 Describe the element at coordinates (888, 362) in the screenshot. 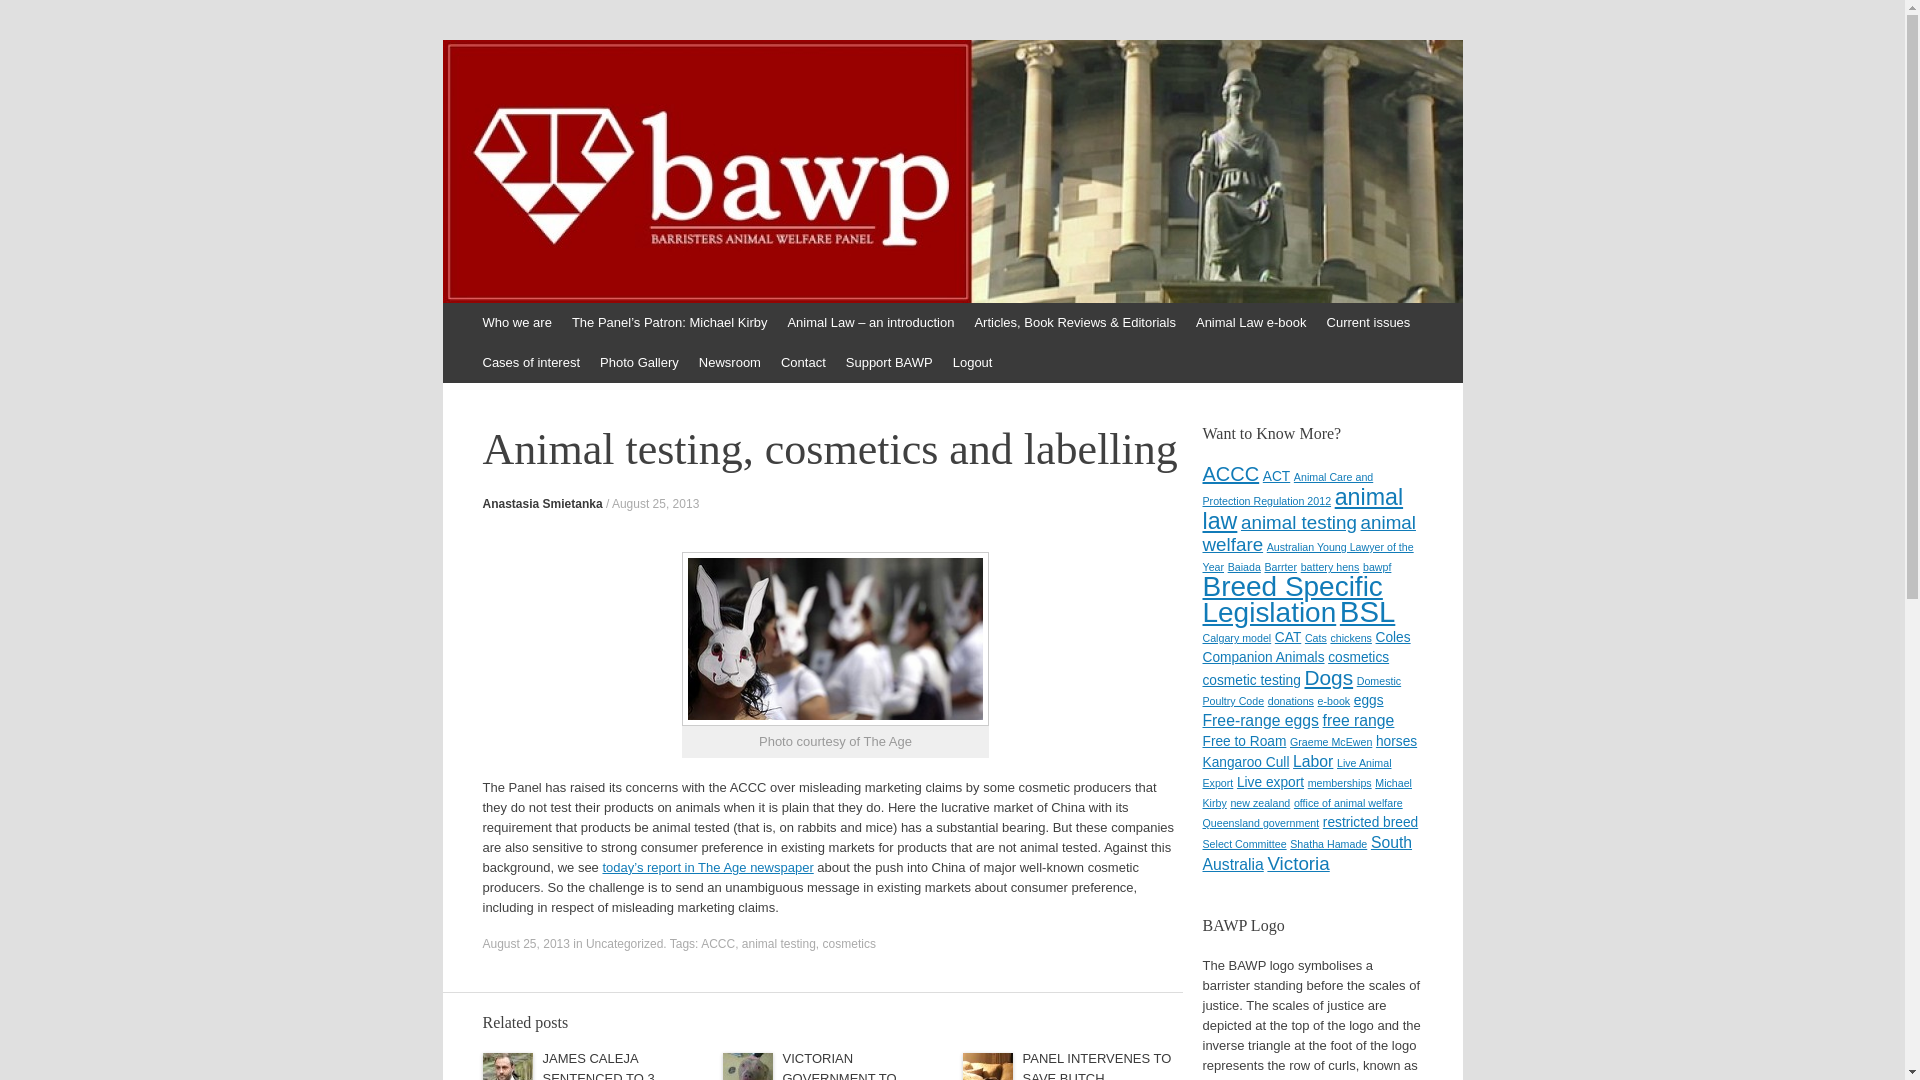

I see `'Support BAWP'` at that location.